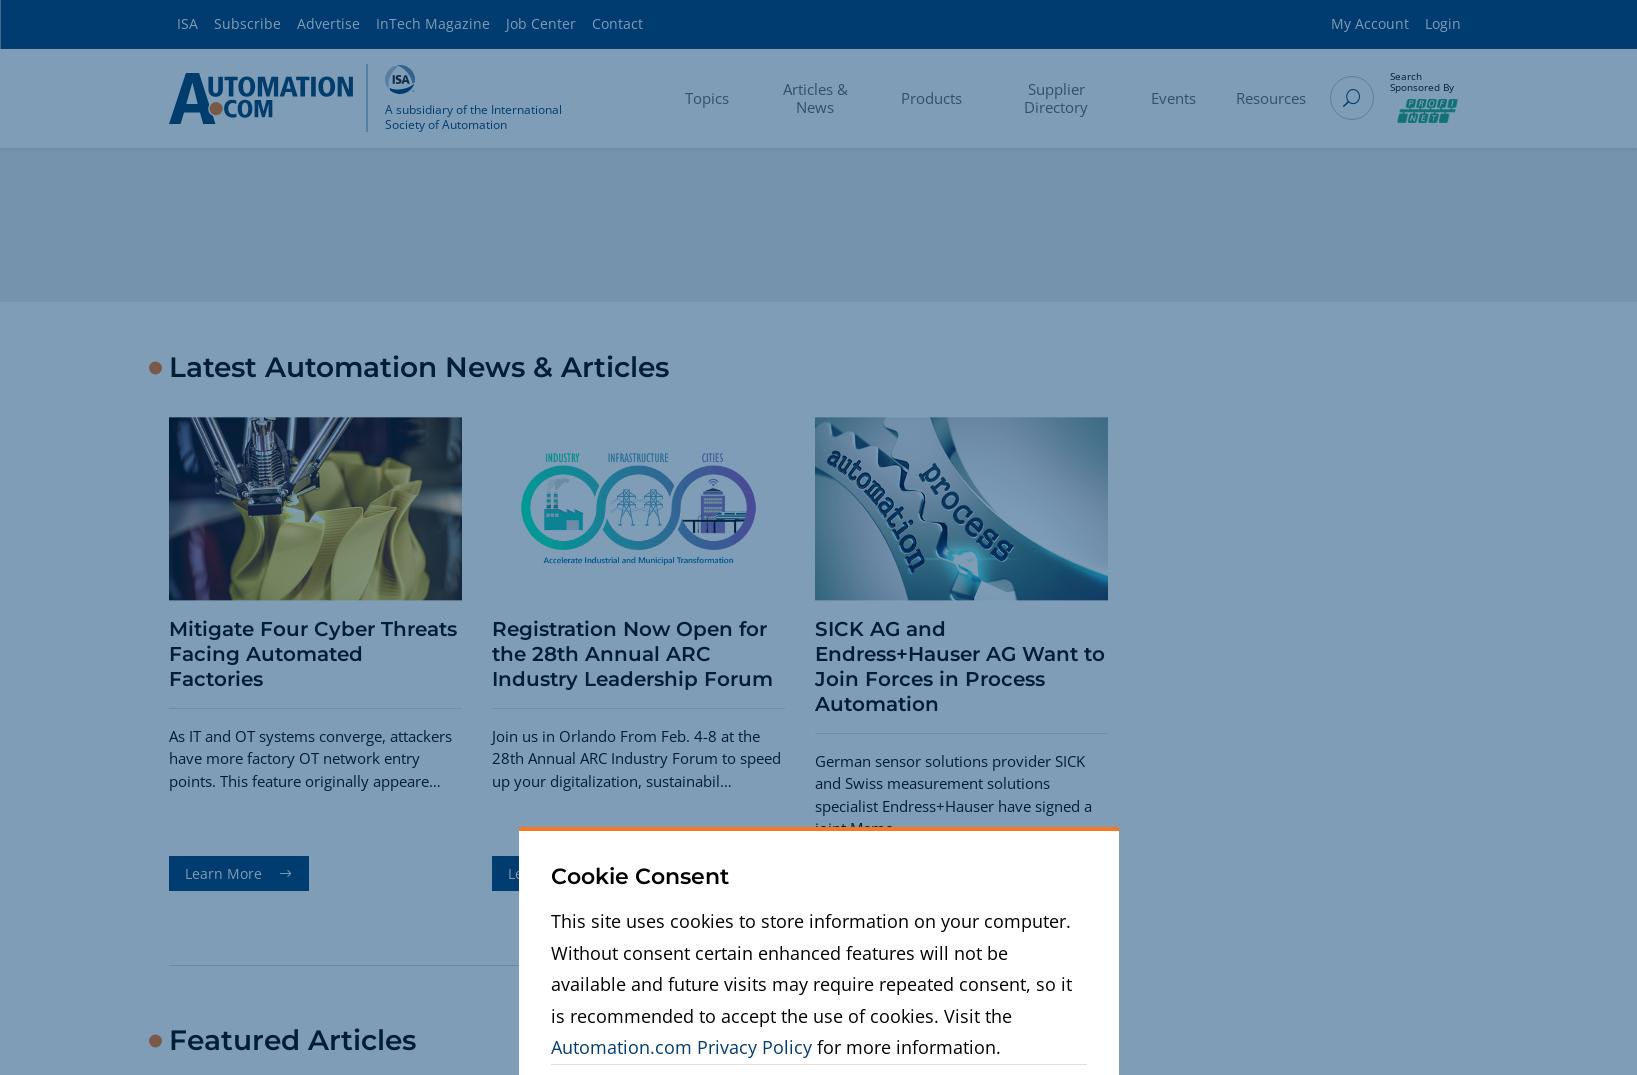 This screenshot has width=1637, height=1075. Describe the element at coordinates (1057, 959) in the screenshot. I see `'Cancel'` at that location.